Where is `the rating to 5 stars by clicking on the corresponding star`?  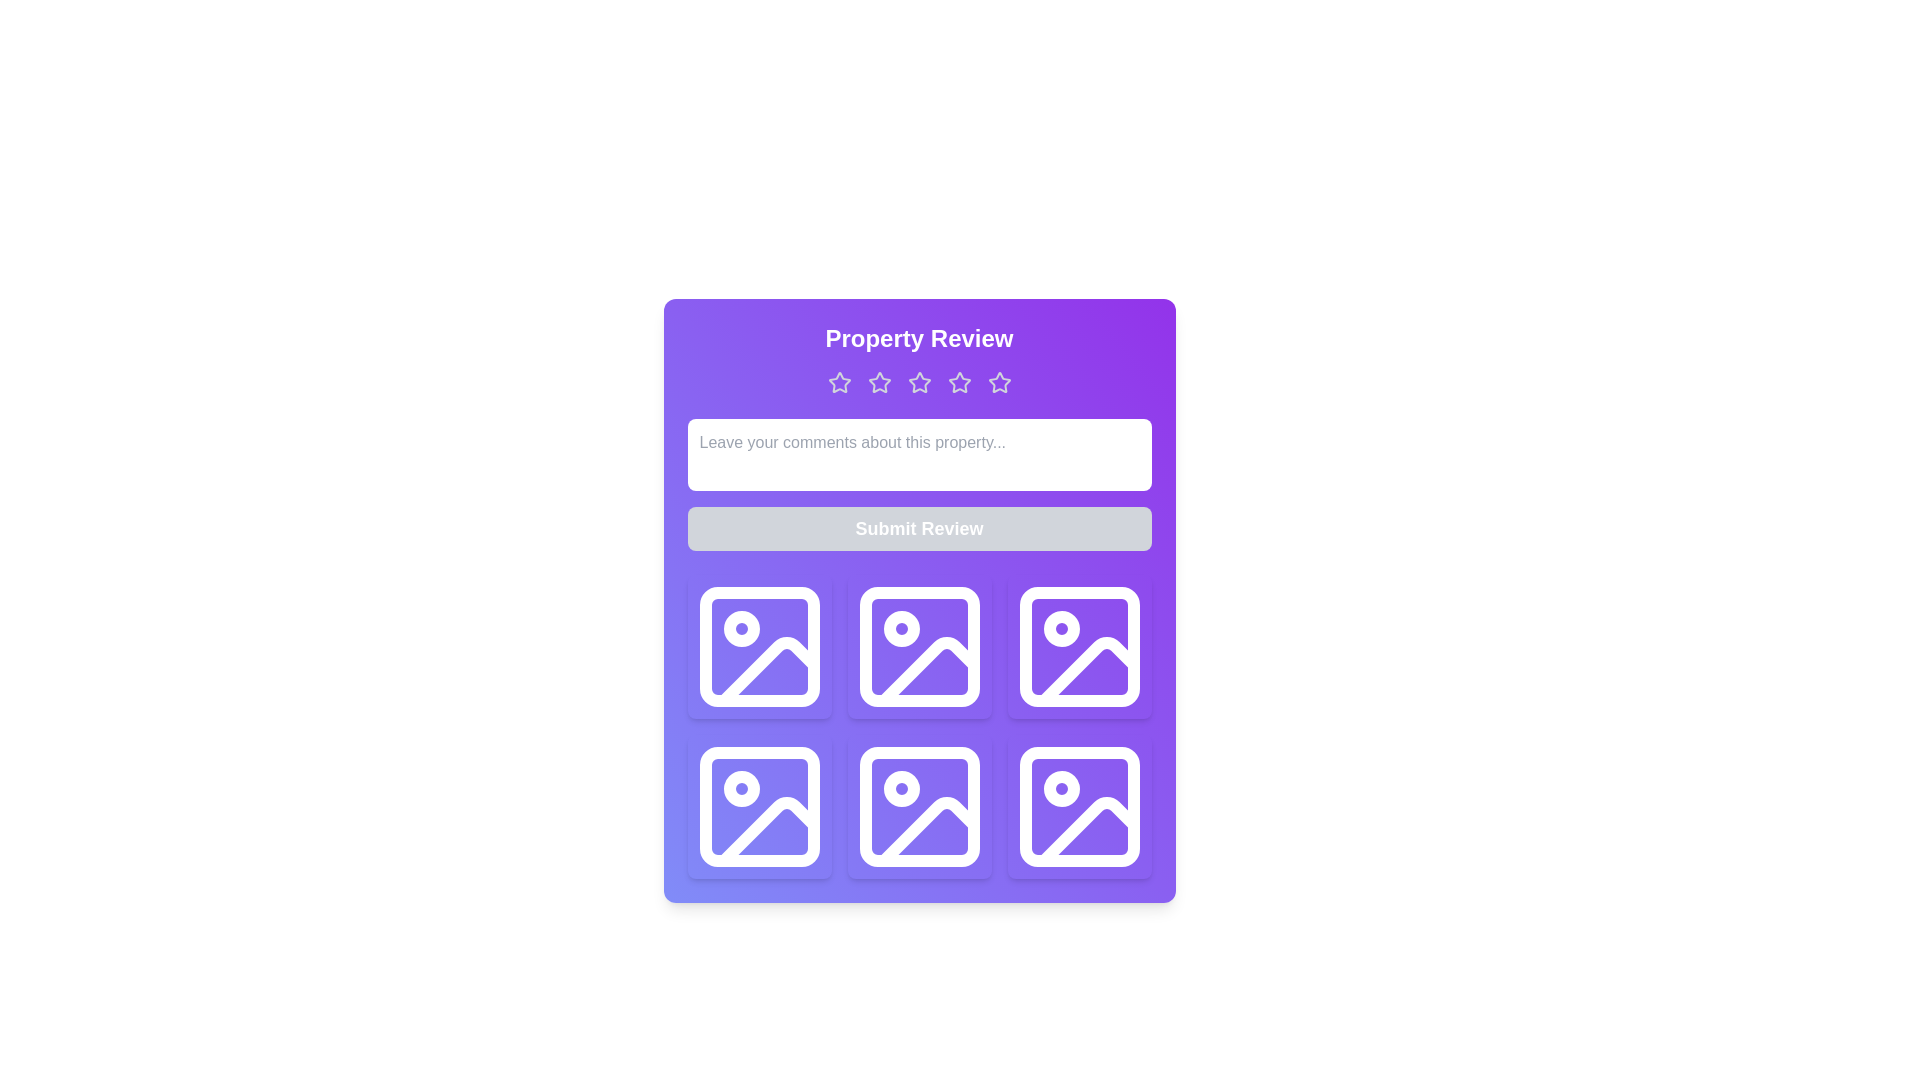
the rating to 5 stars by clicking on the corresponding star is located at coordinates (999, 382).